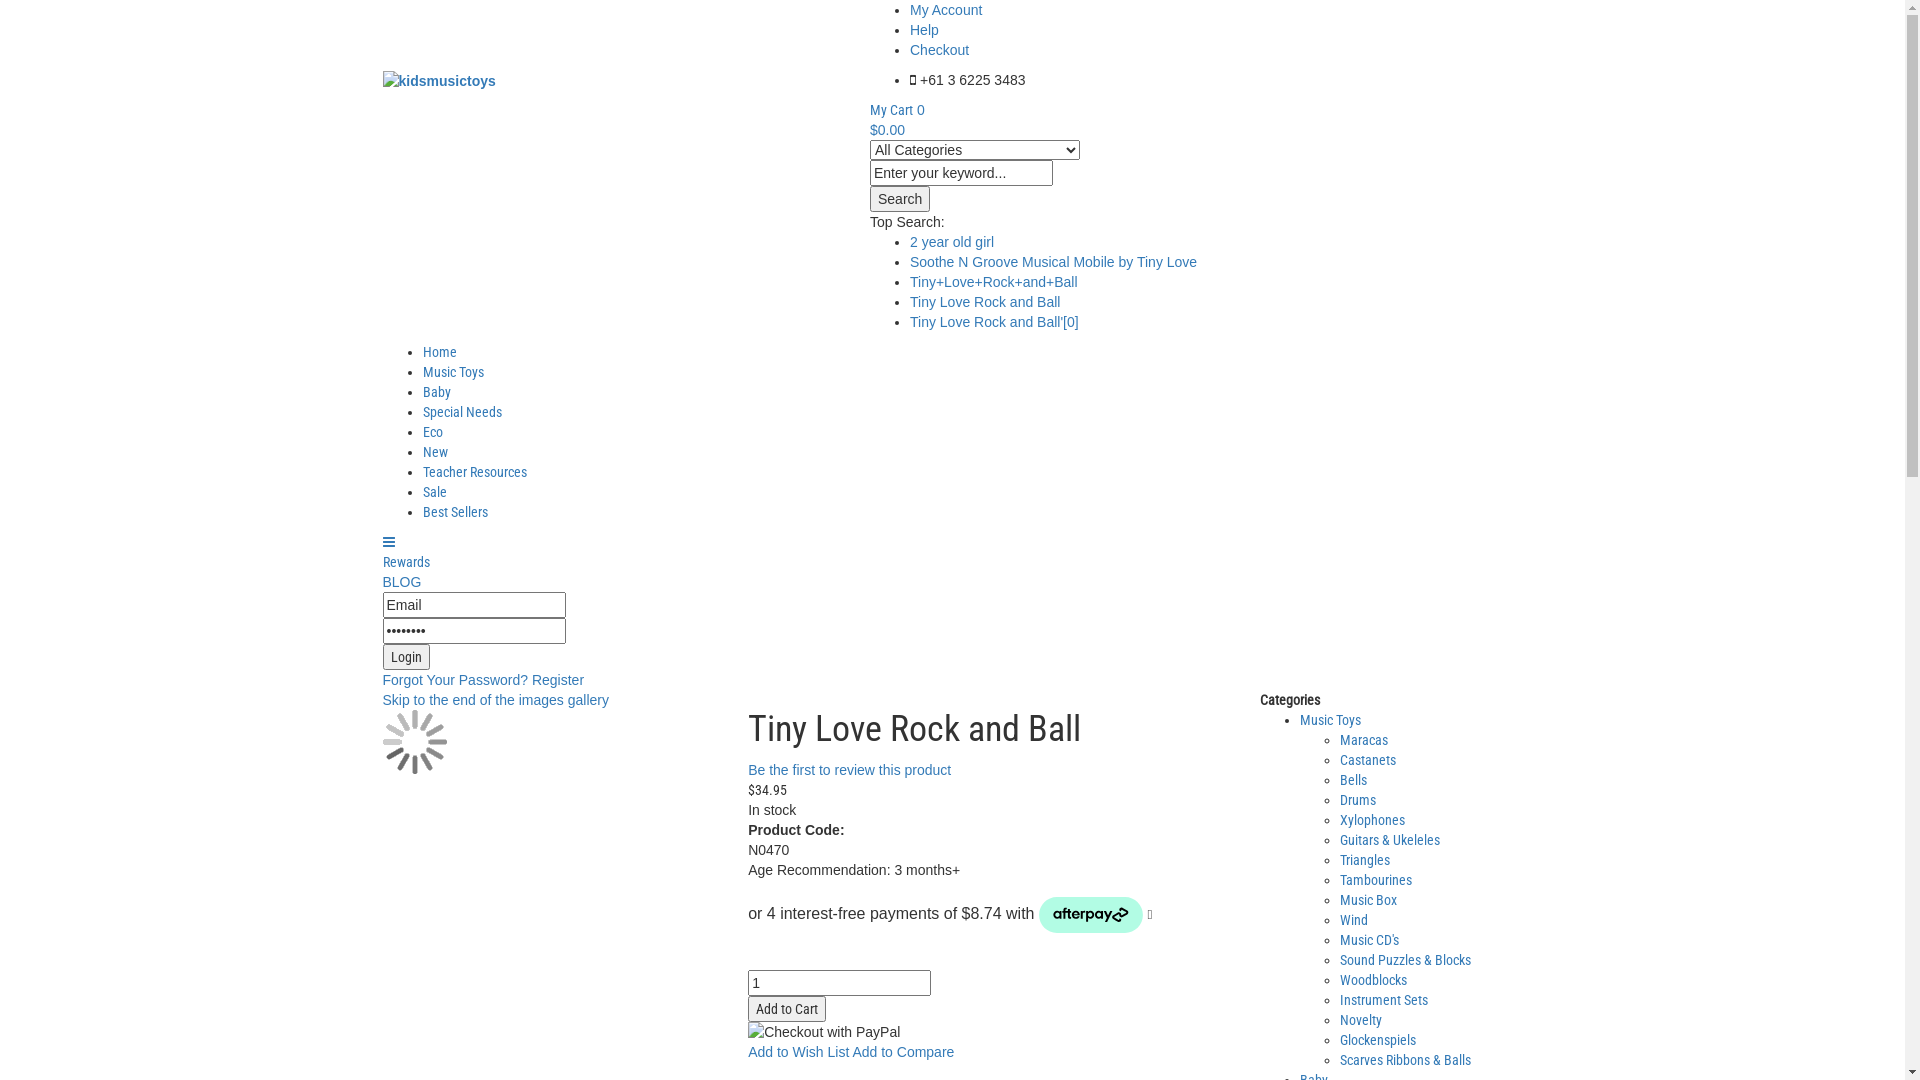  I want to click on 'Home', so click(437, 350).